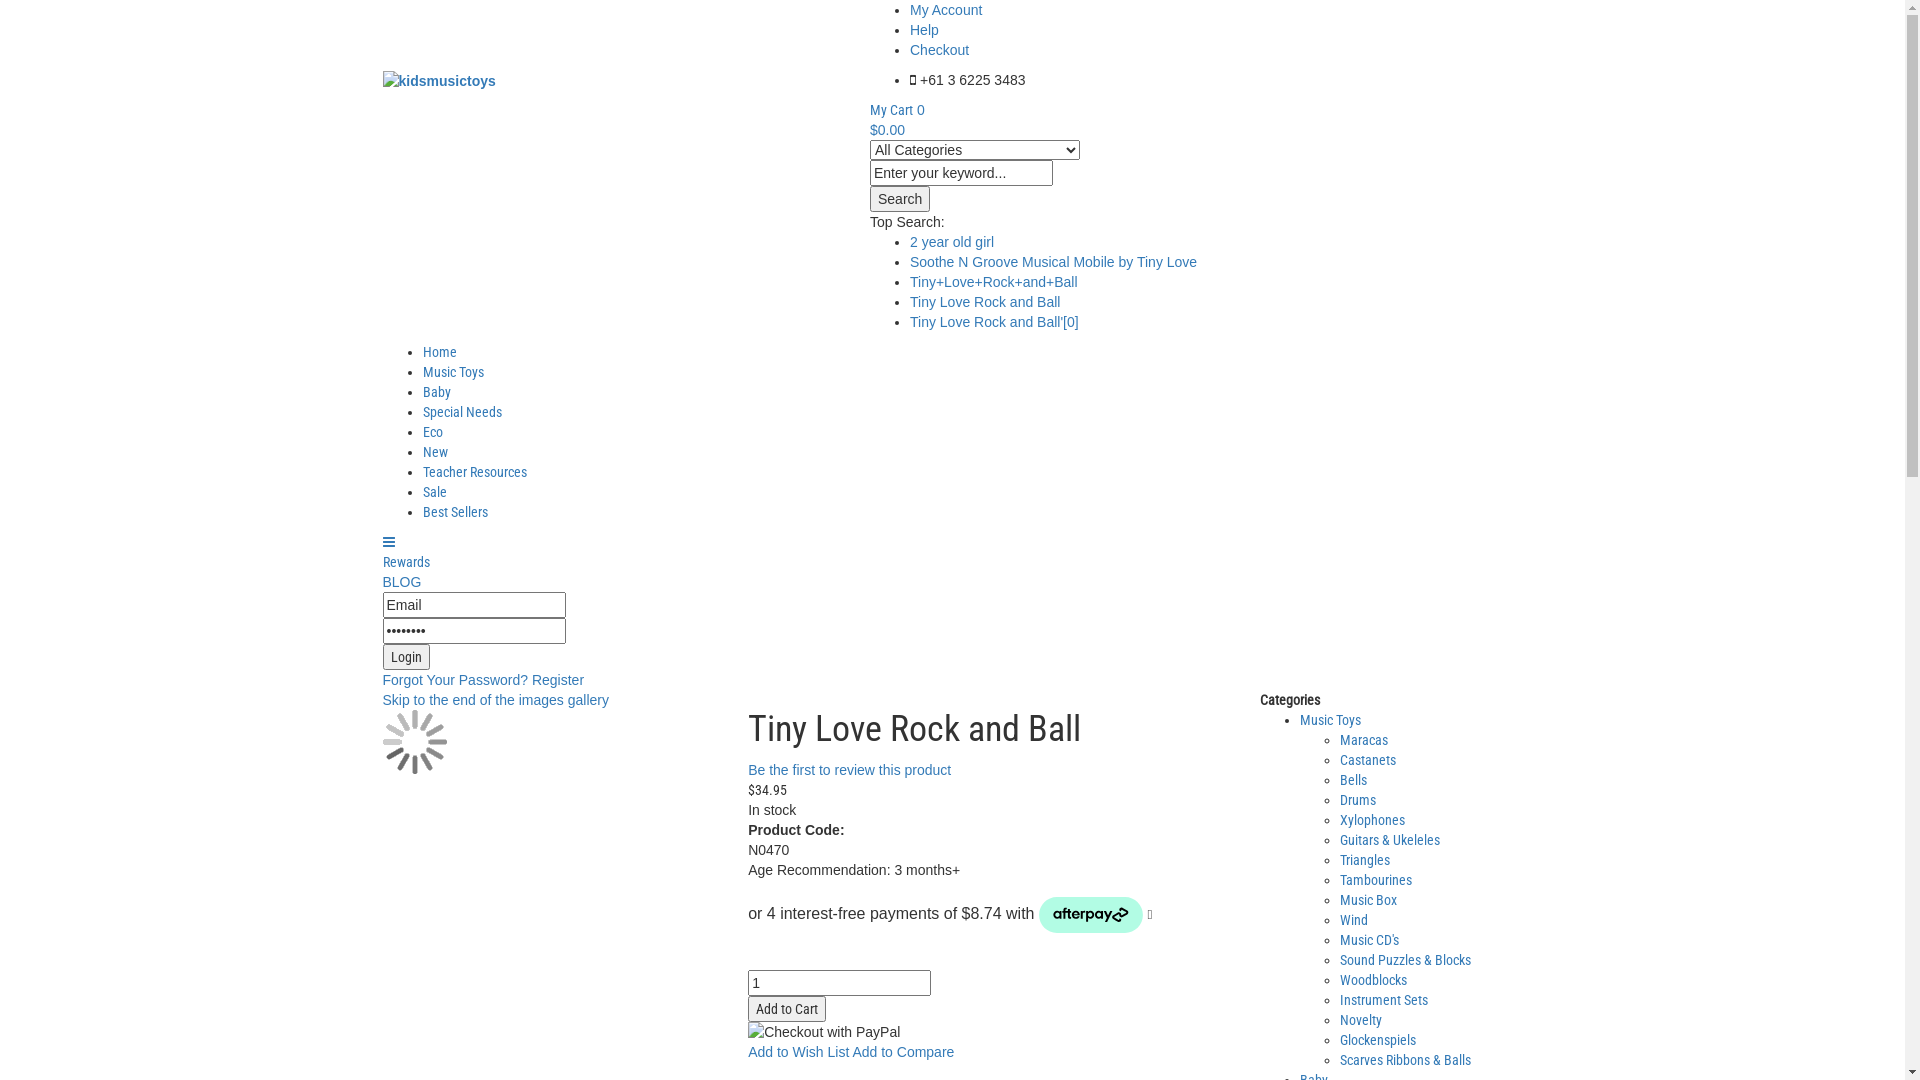  I want to click on 'Home', so click(437, 350).